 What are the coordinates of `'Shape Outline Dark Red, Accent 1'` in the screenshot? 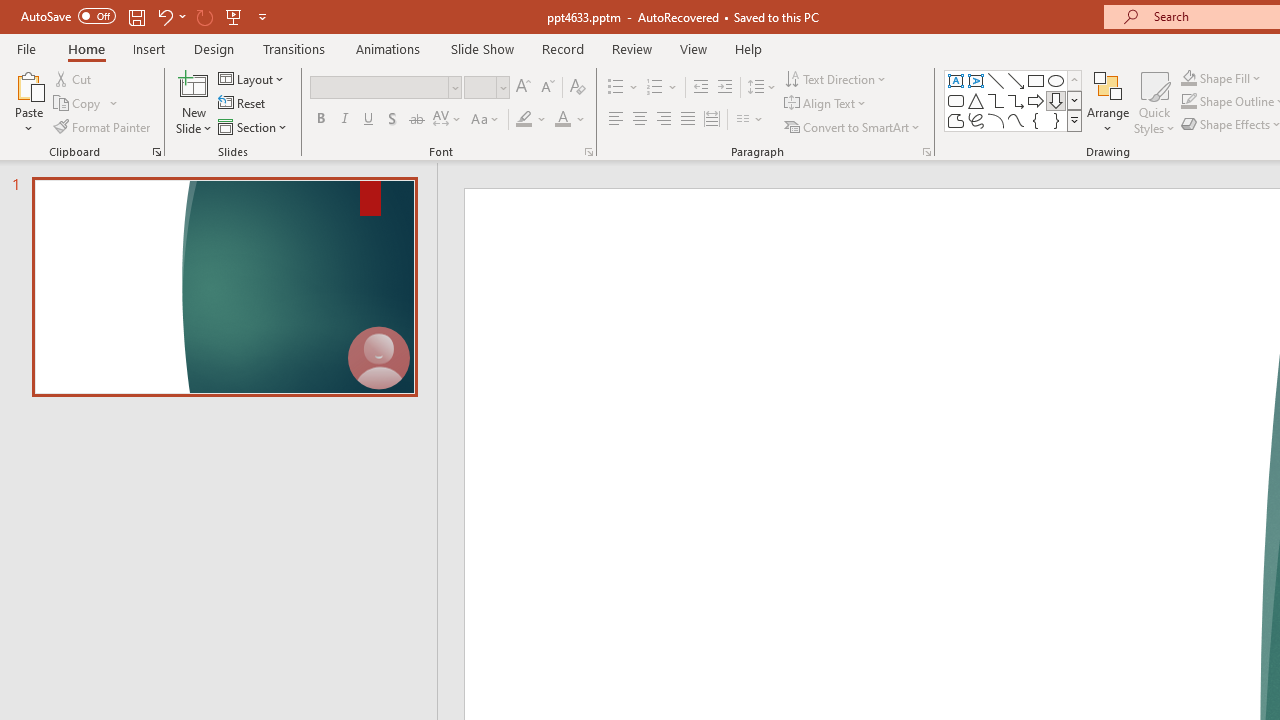 It's located at (1189, 101).